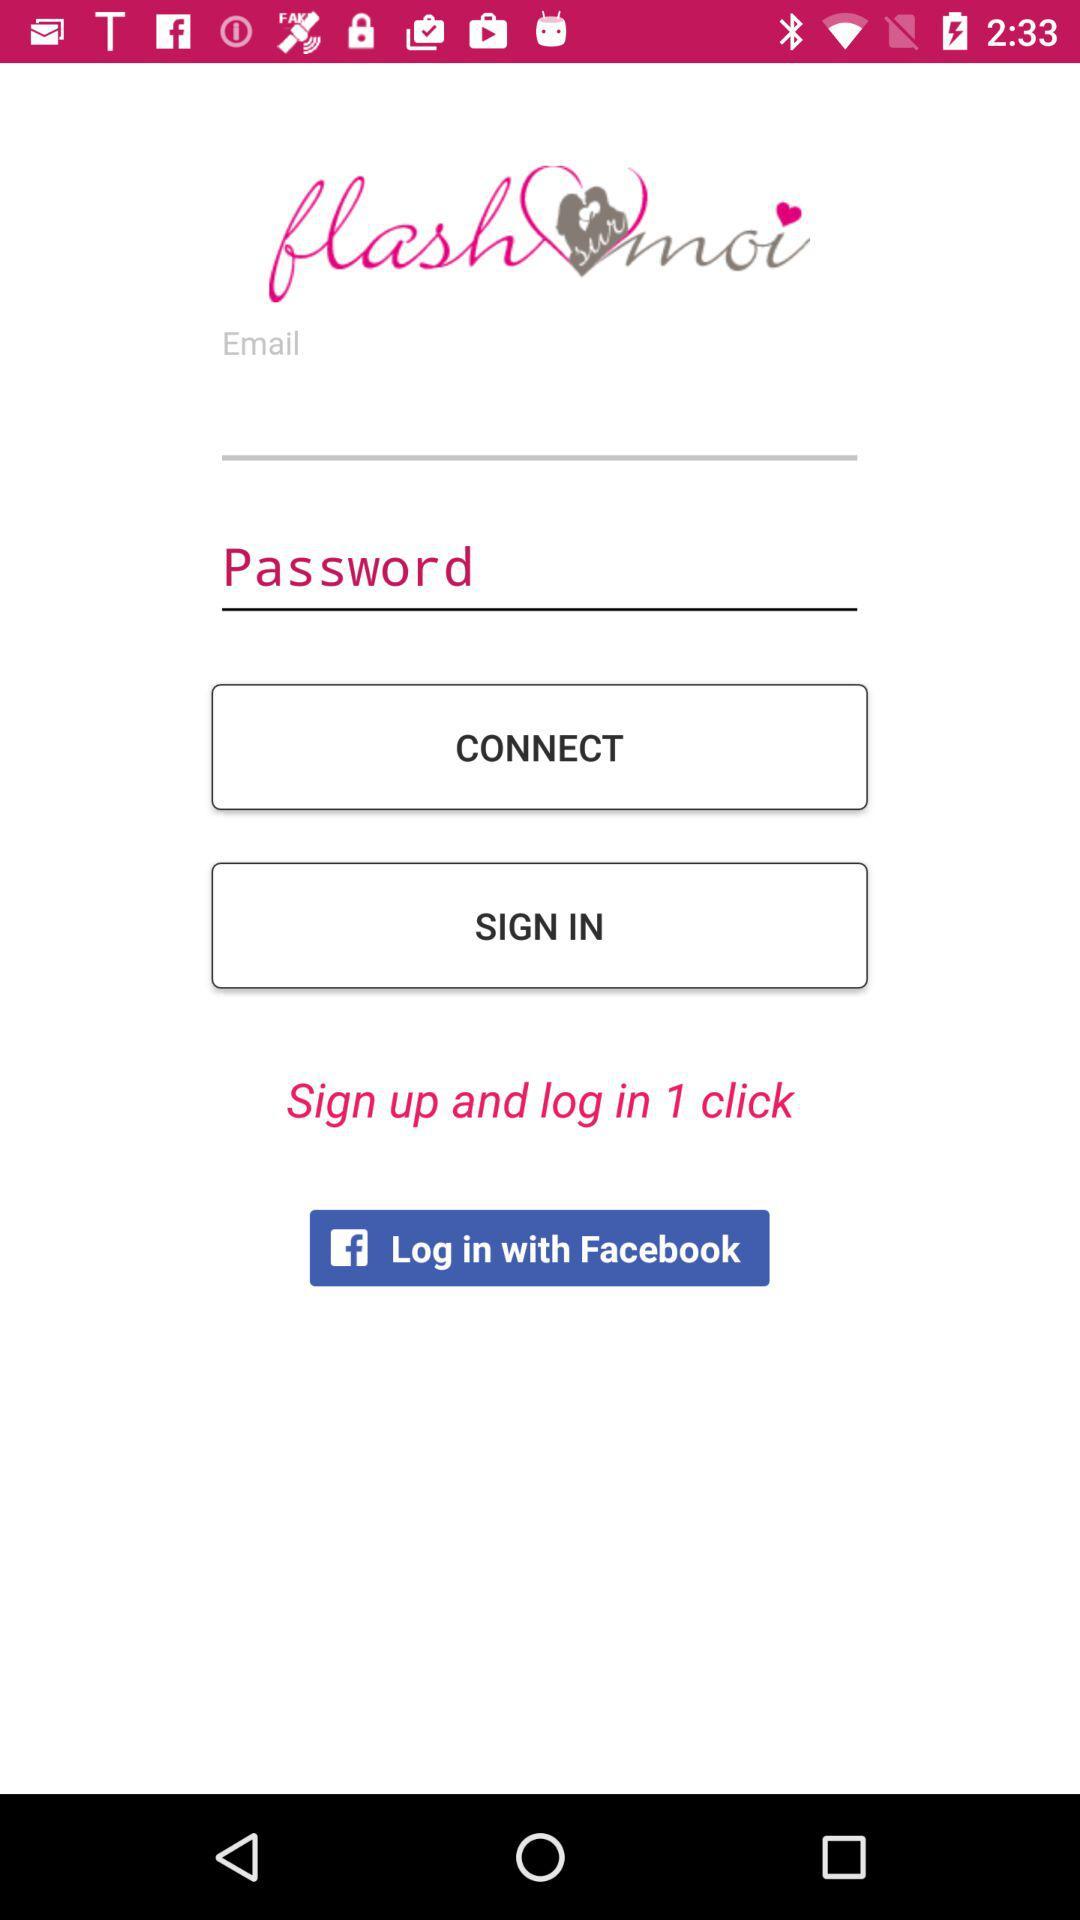 The height and width of the screenshot is (1920, 1080). What do you see at coordinates (538, 568) in the screenshot?
I see `password button` at bounding box center [538, 568].